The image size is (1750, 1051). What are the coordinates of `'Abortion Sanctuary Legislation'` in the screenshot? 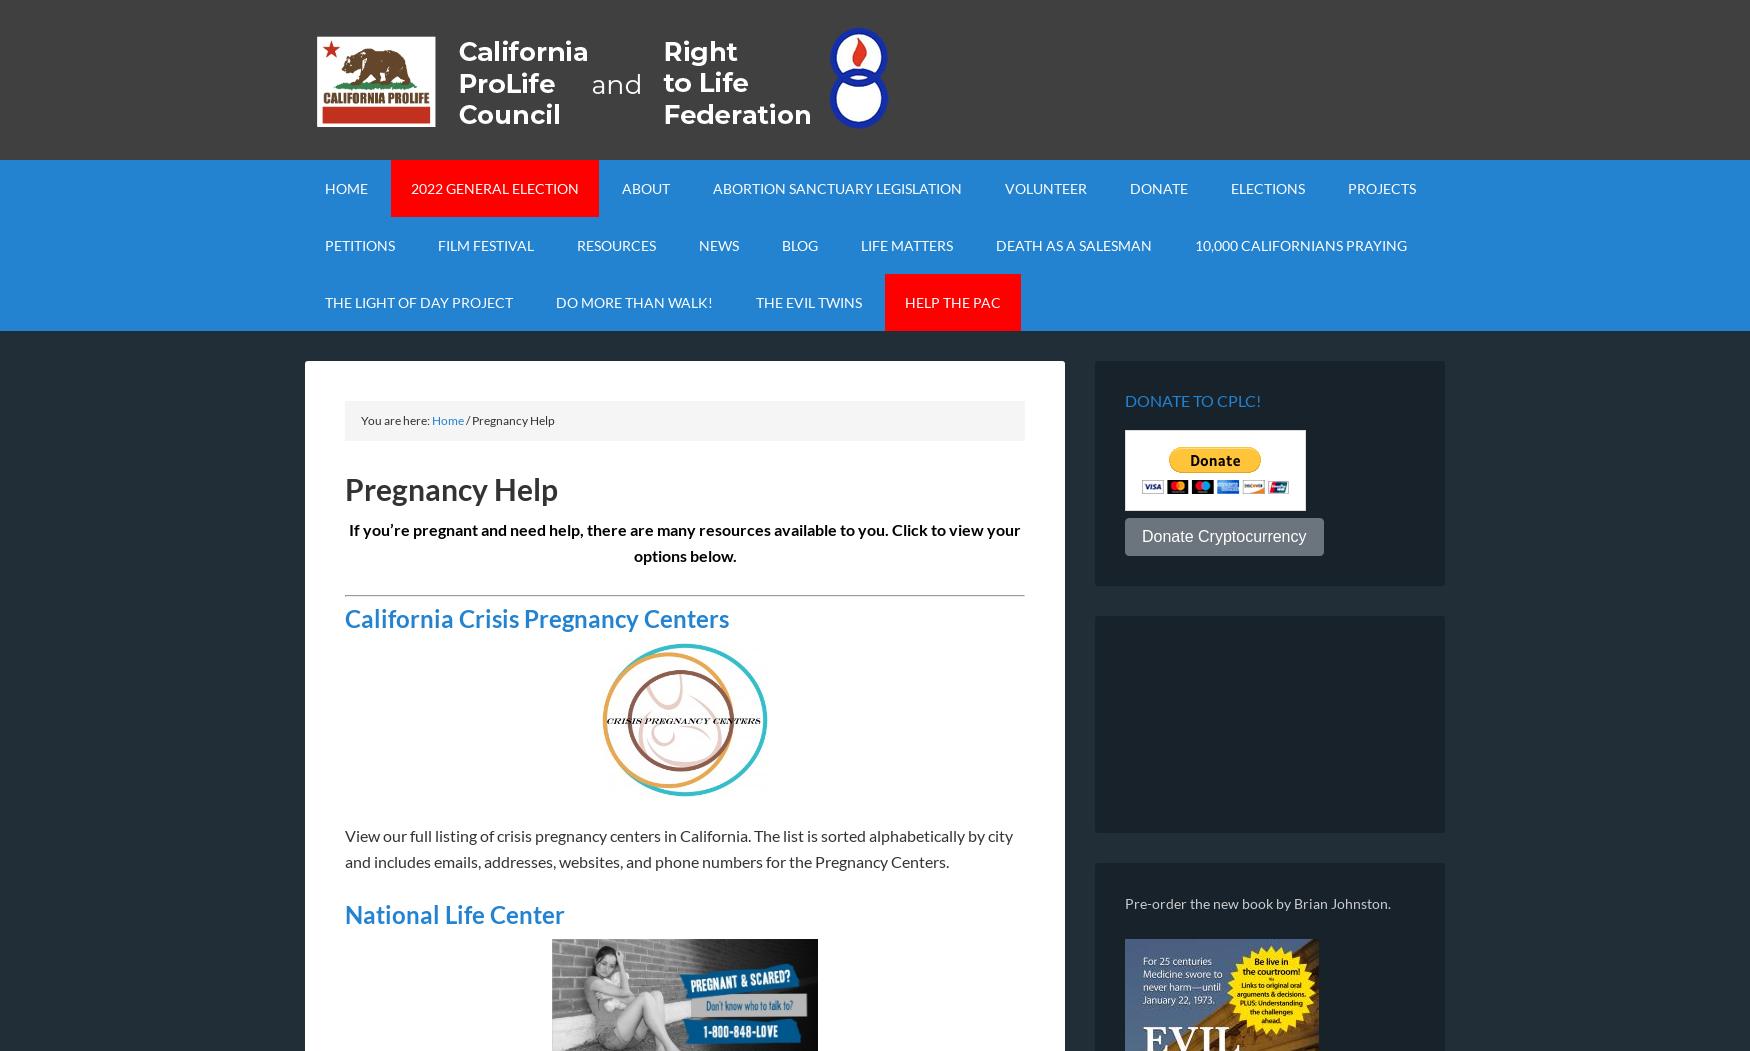 It's located at (837, 188).